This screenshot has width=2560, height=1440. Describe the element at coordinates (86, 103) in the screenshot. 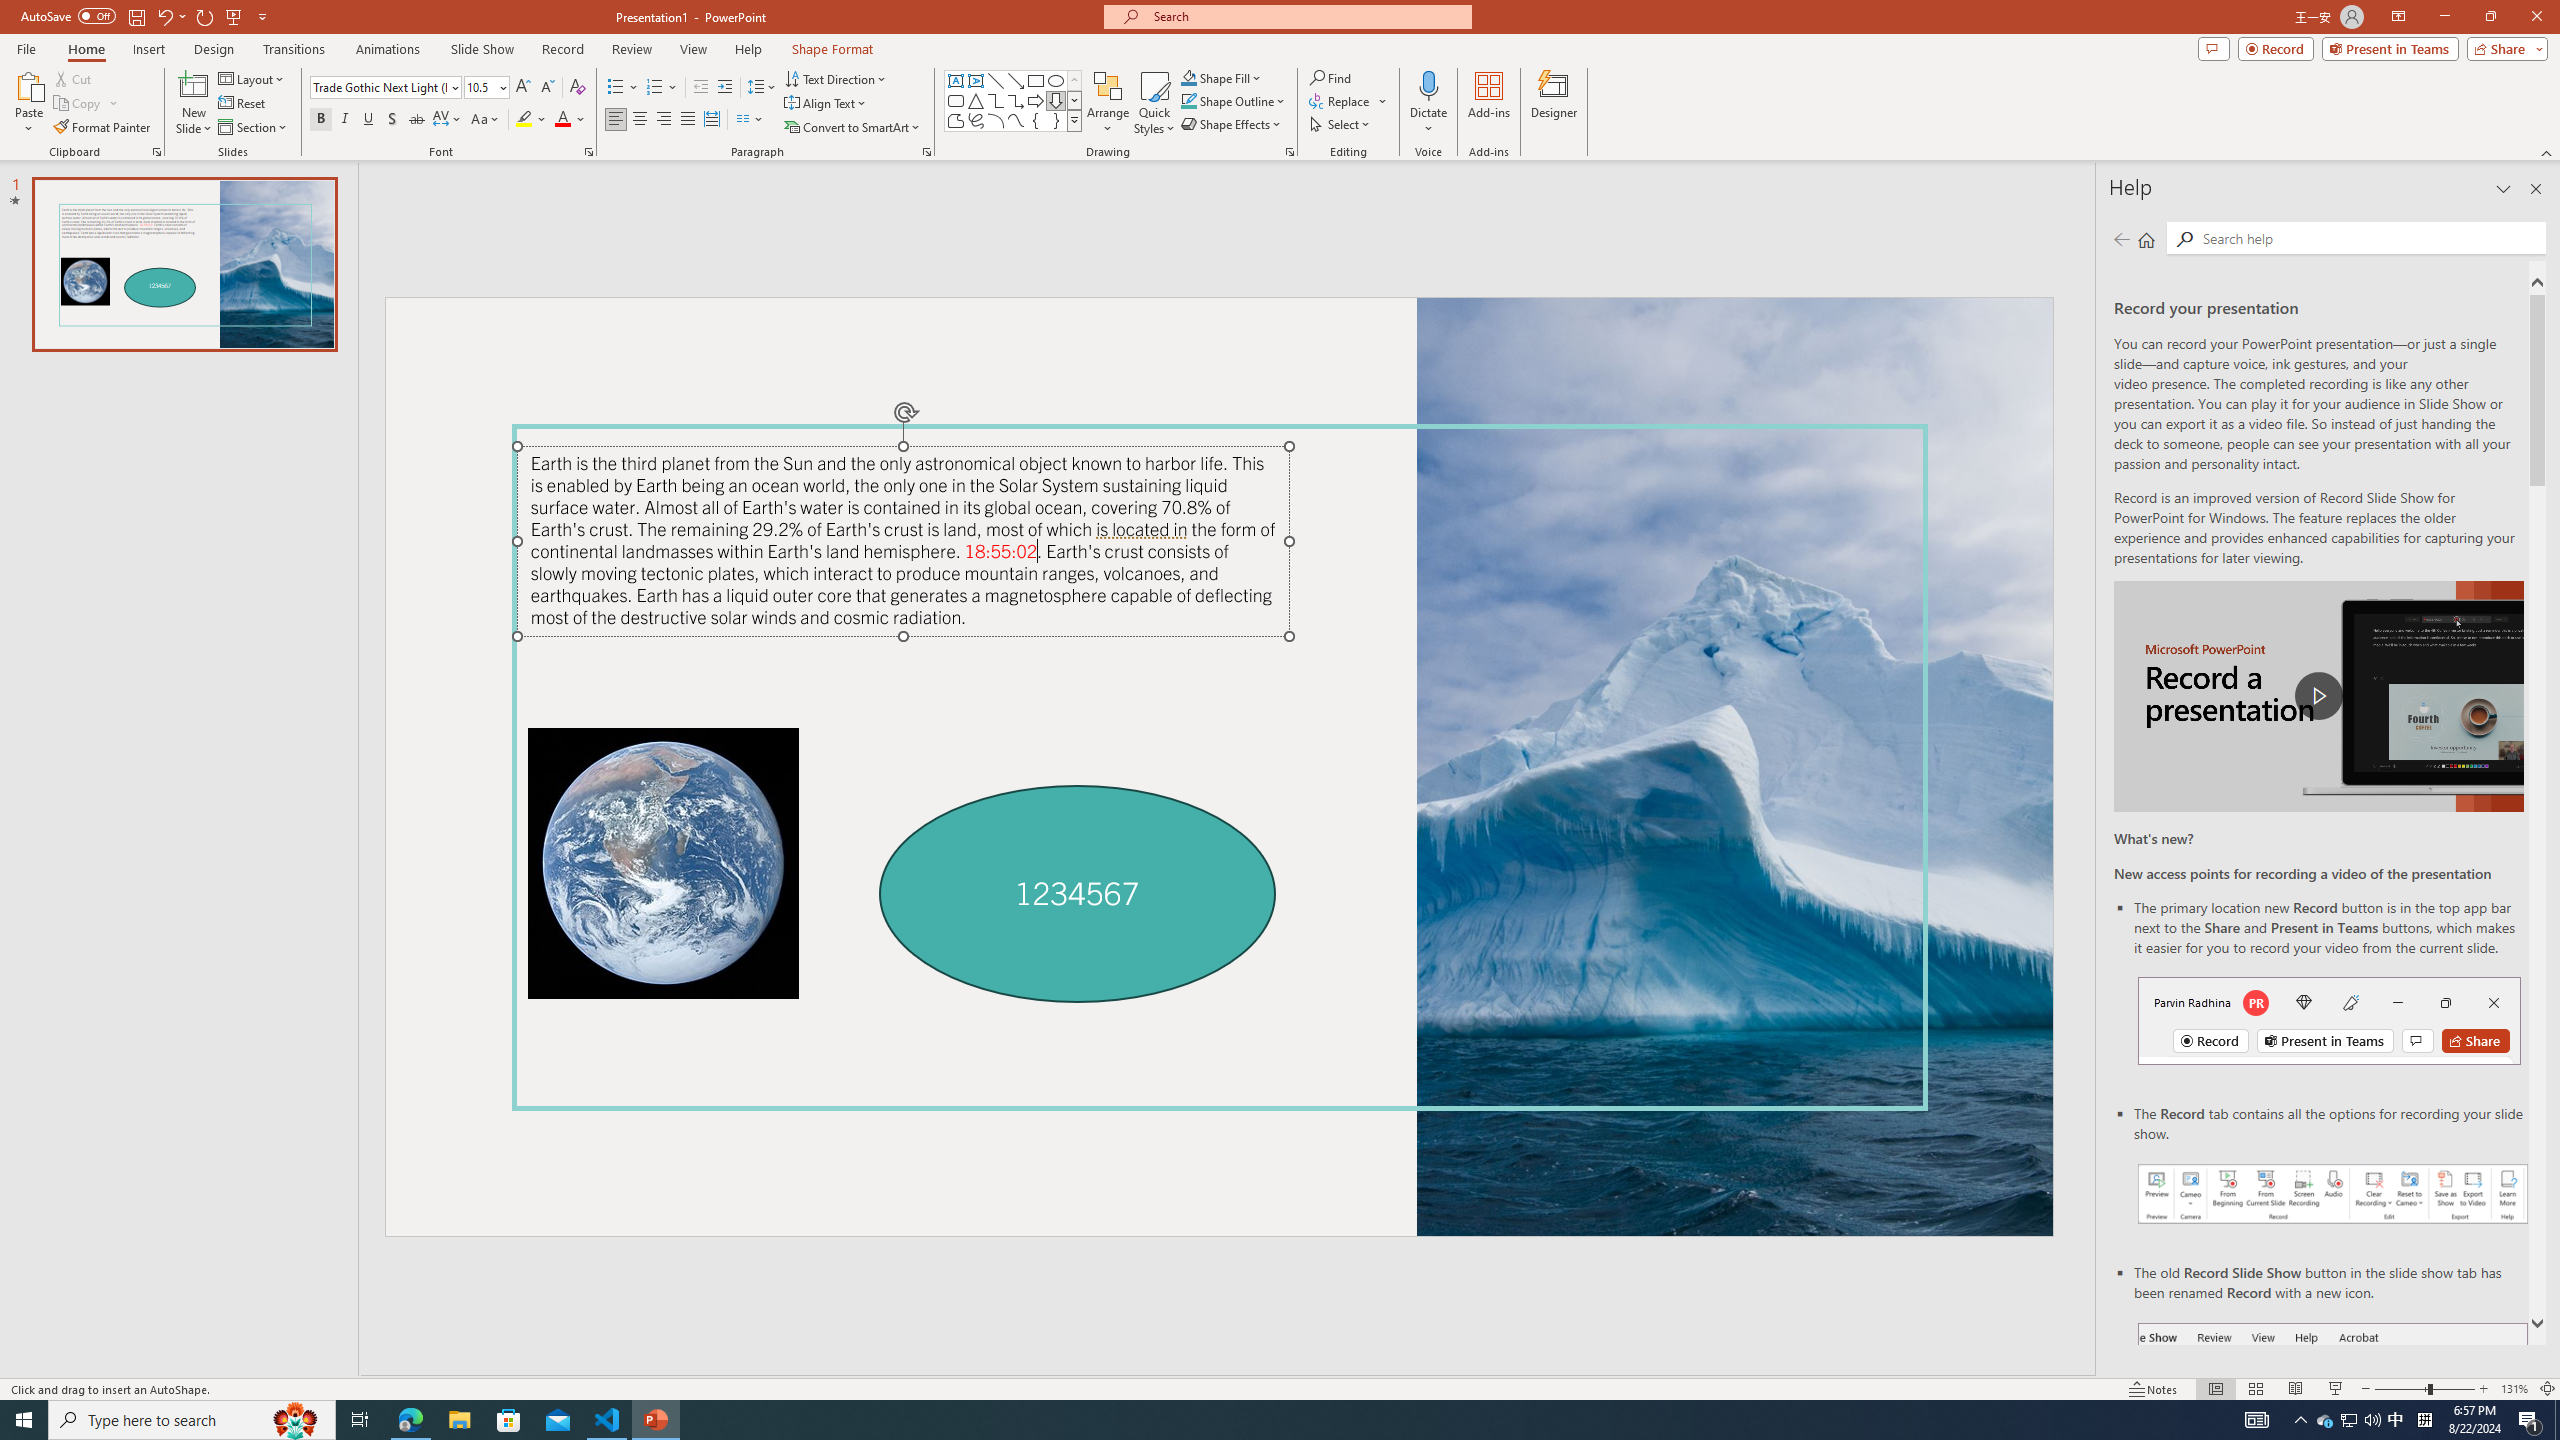

I see `'Copy'` at that location.